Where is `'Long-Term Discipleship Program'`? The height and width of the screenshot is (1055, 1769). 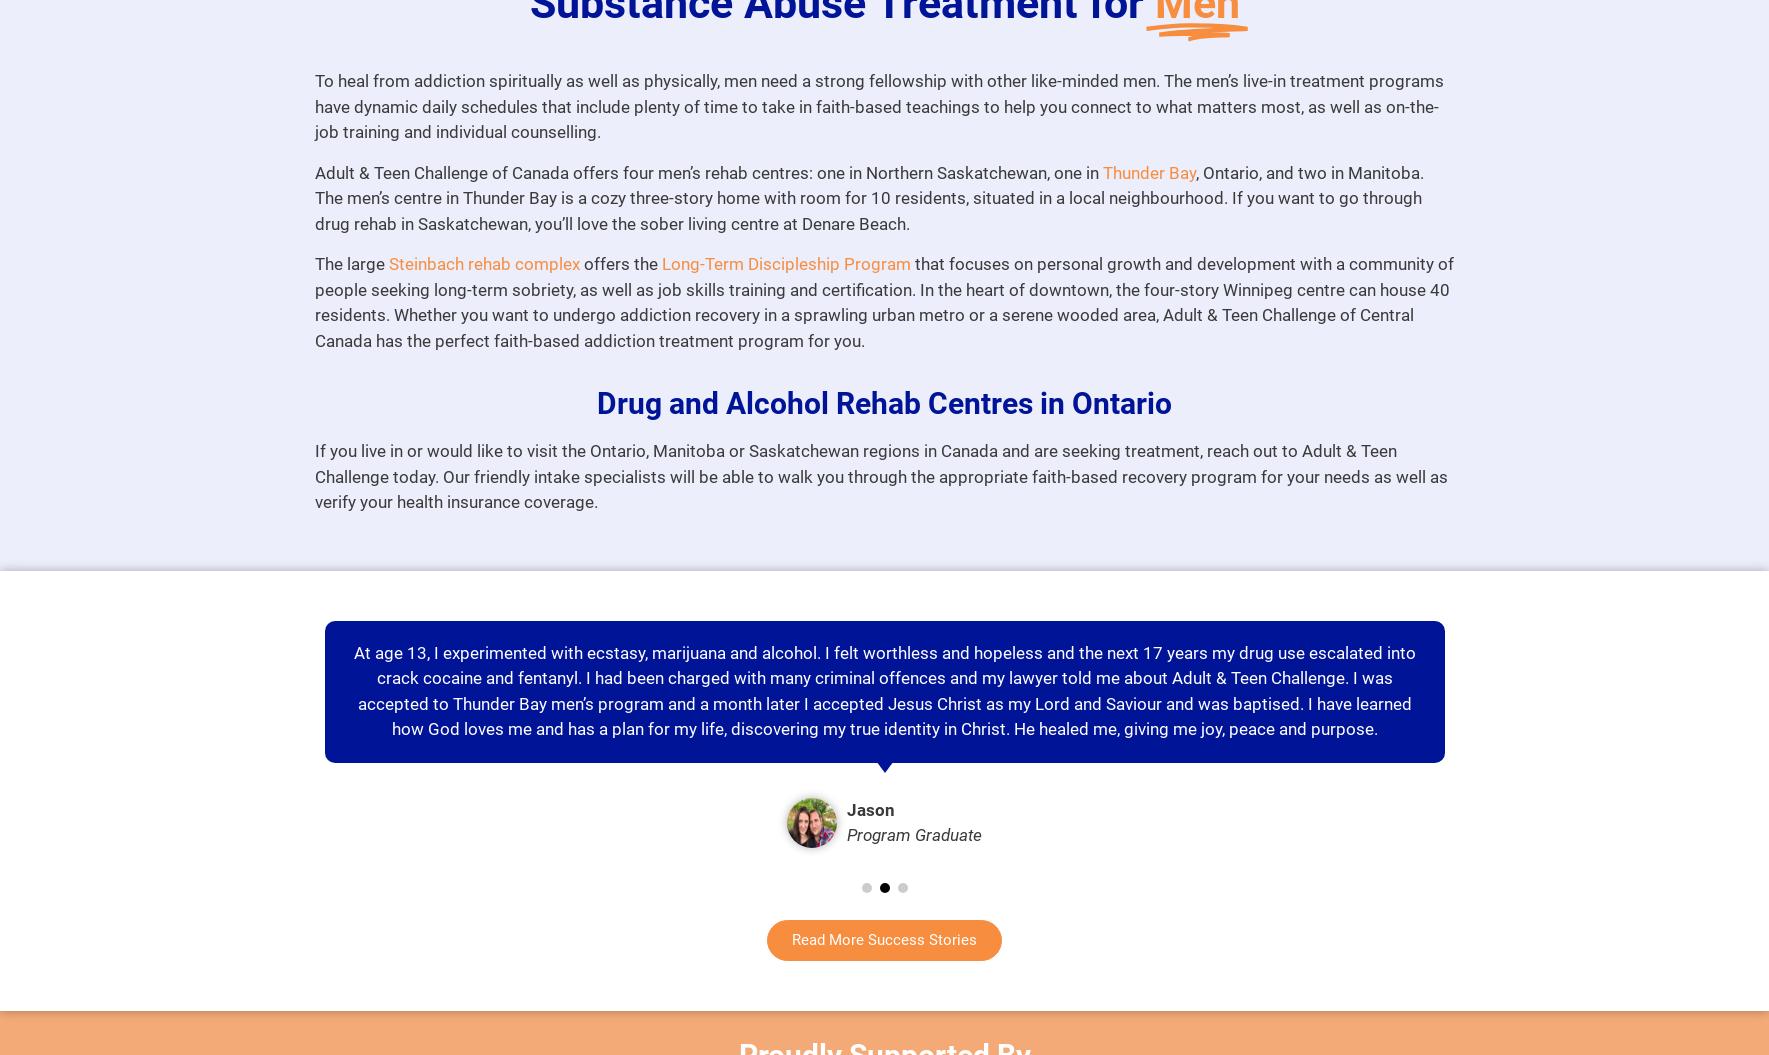
'Long-Term Discipleship Program' is located at coordinates (784, 263).